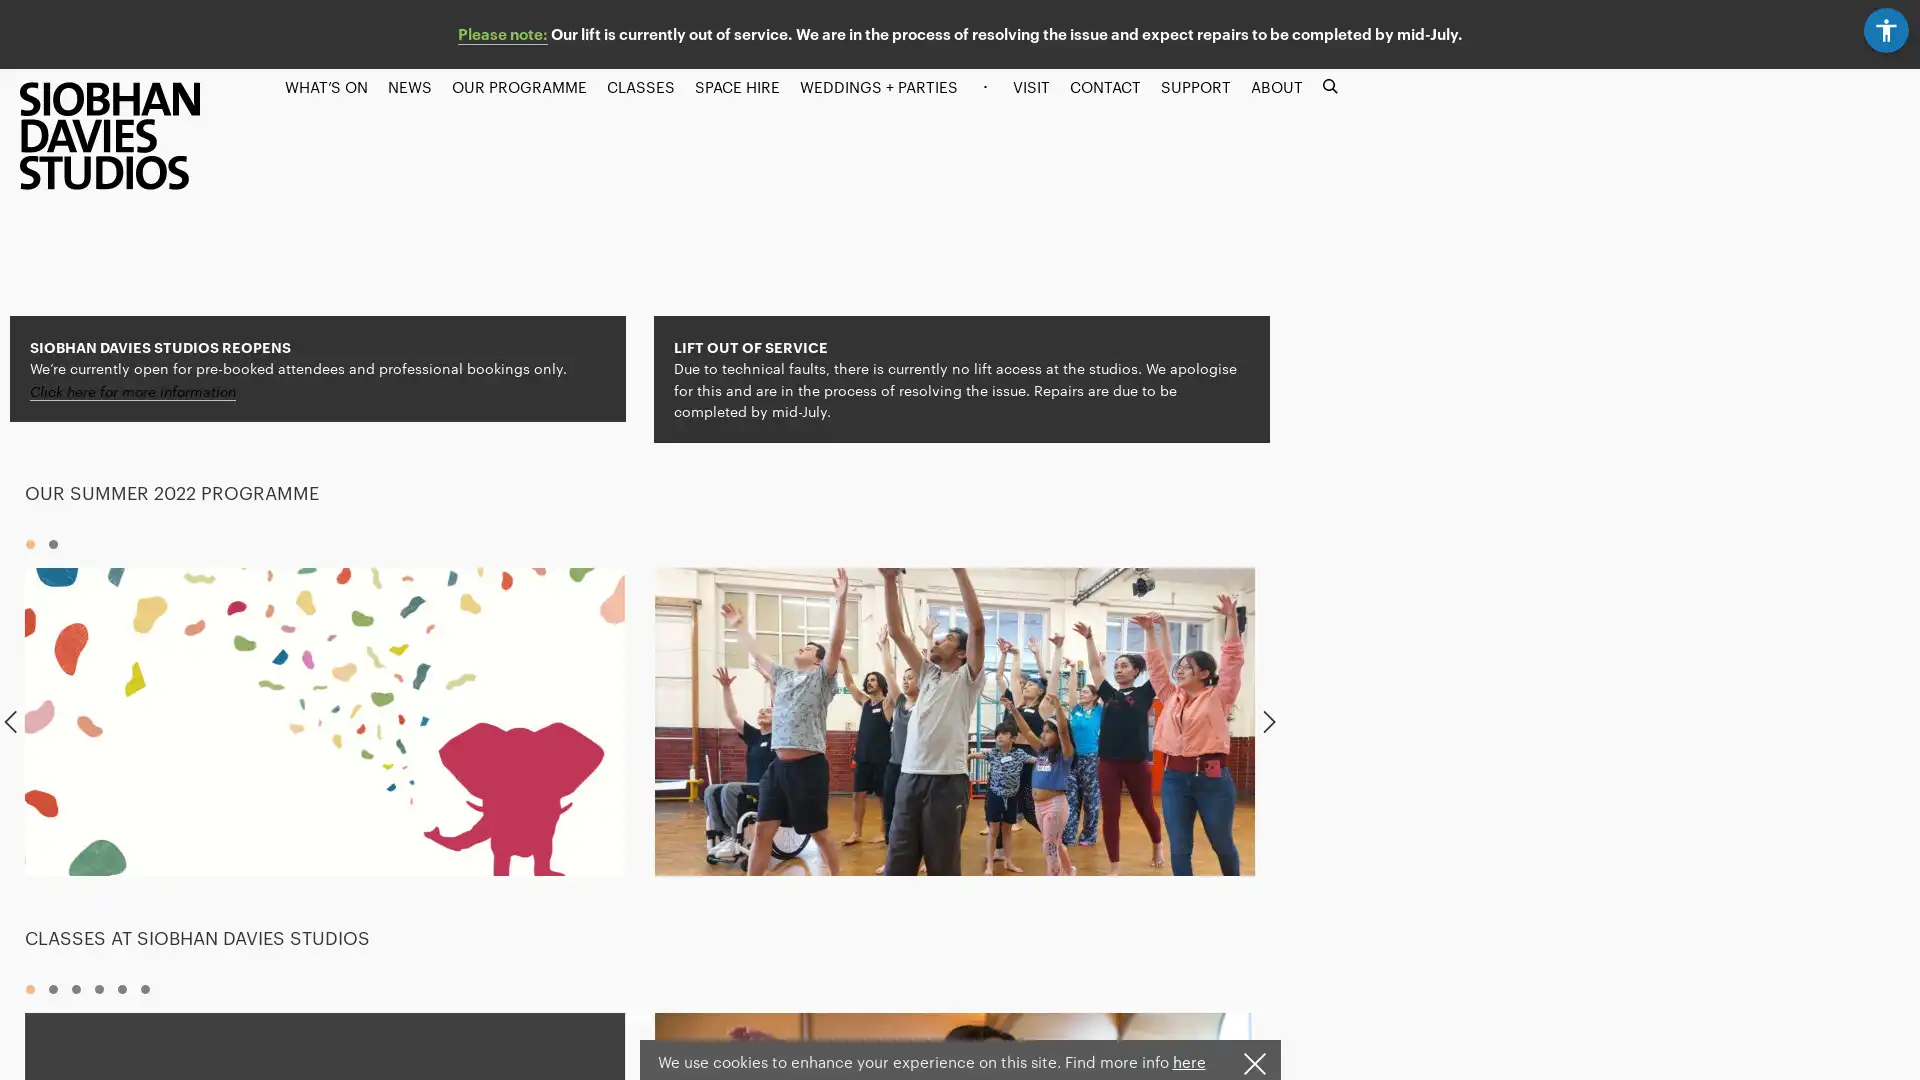 The height and width of the screenshot is (1080, 1920). What do you see at coordinates (1252, 1063) in the screenshot?
I see `I understand` at bounding box center [1252, 1063].